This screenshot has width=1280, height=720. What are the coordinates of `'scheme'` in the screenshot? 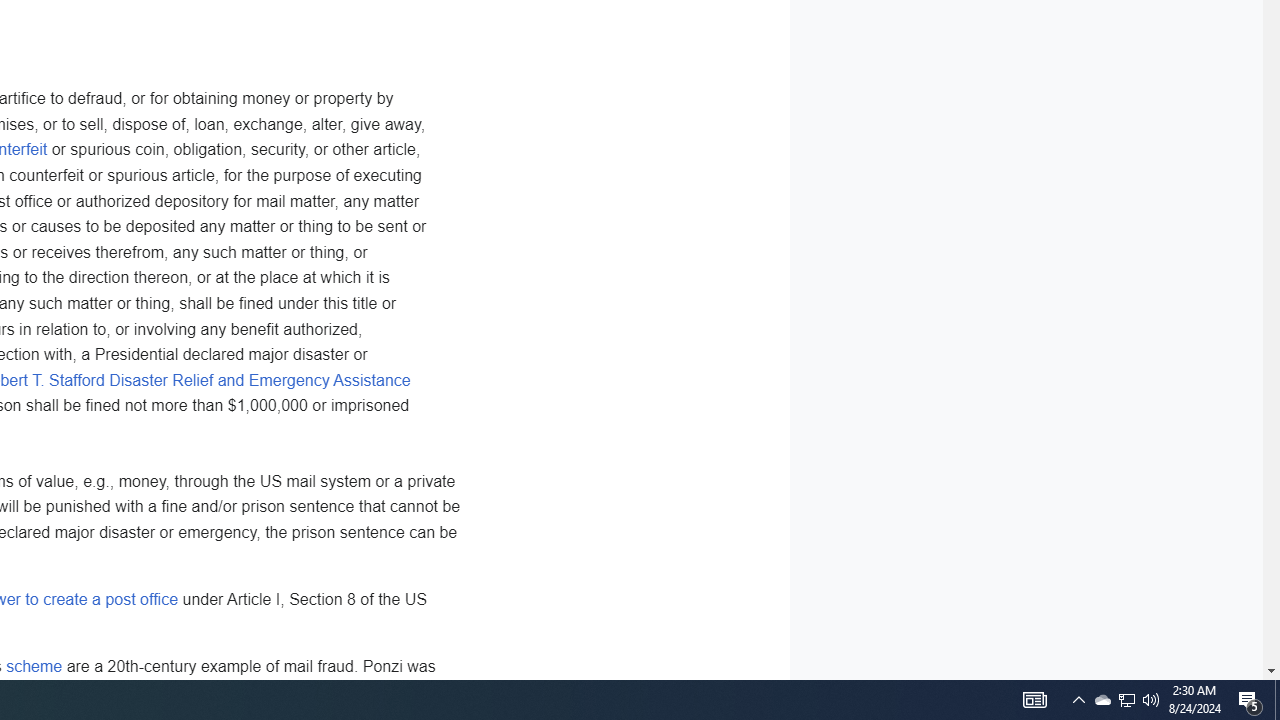 It's located at (34, 667).